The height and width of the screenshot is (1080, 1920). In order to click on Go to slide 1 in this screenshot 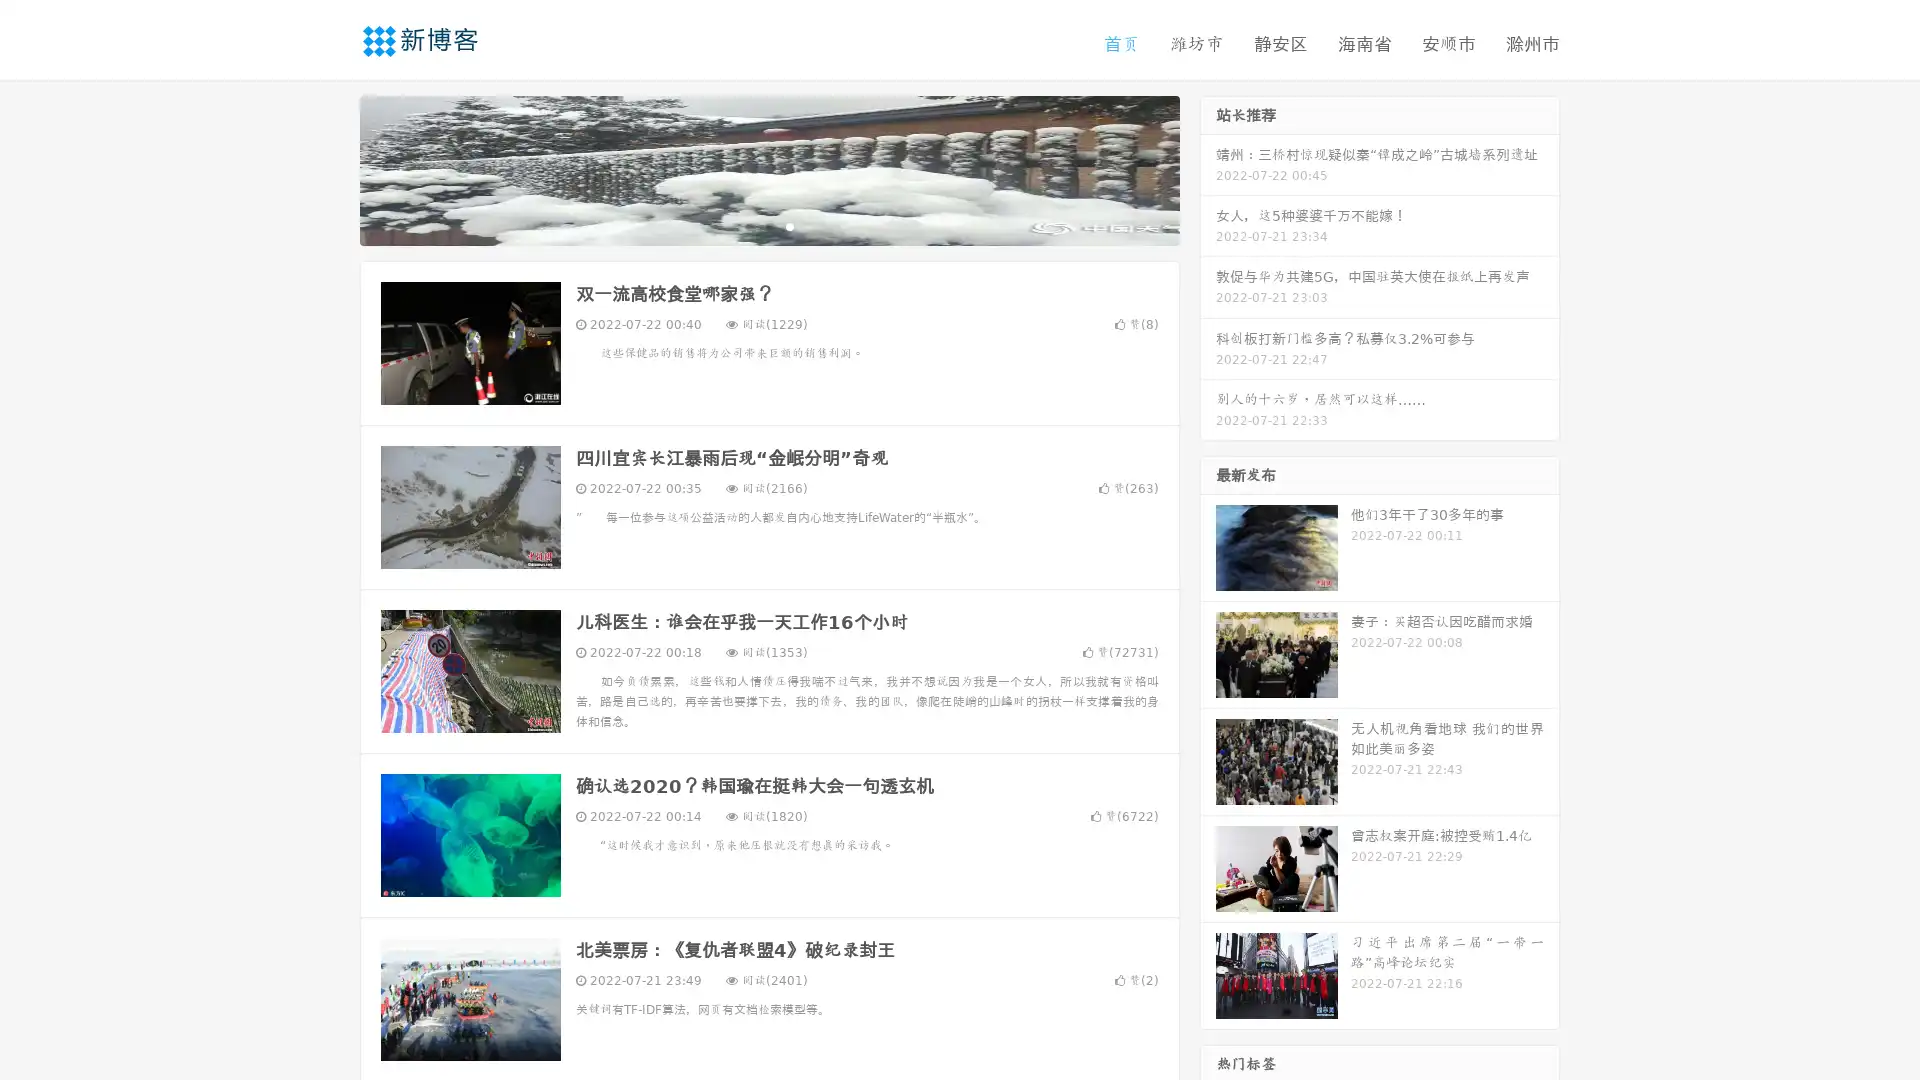, I will do `click(748, 225)`.